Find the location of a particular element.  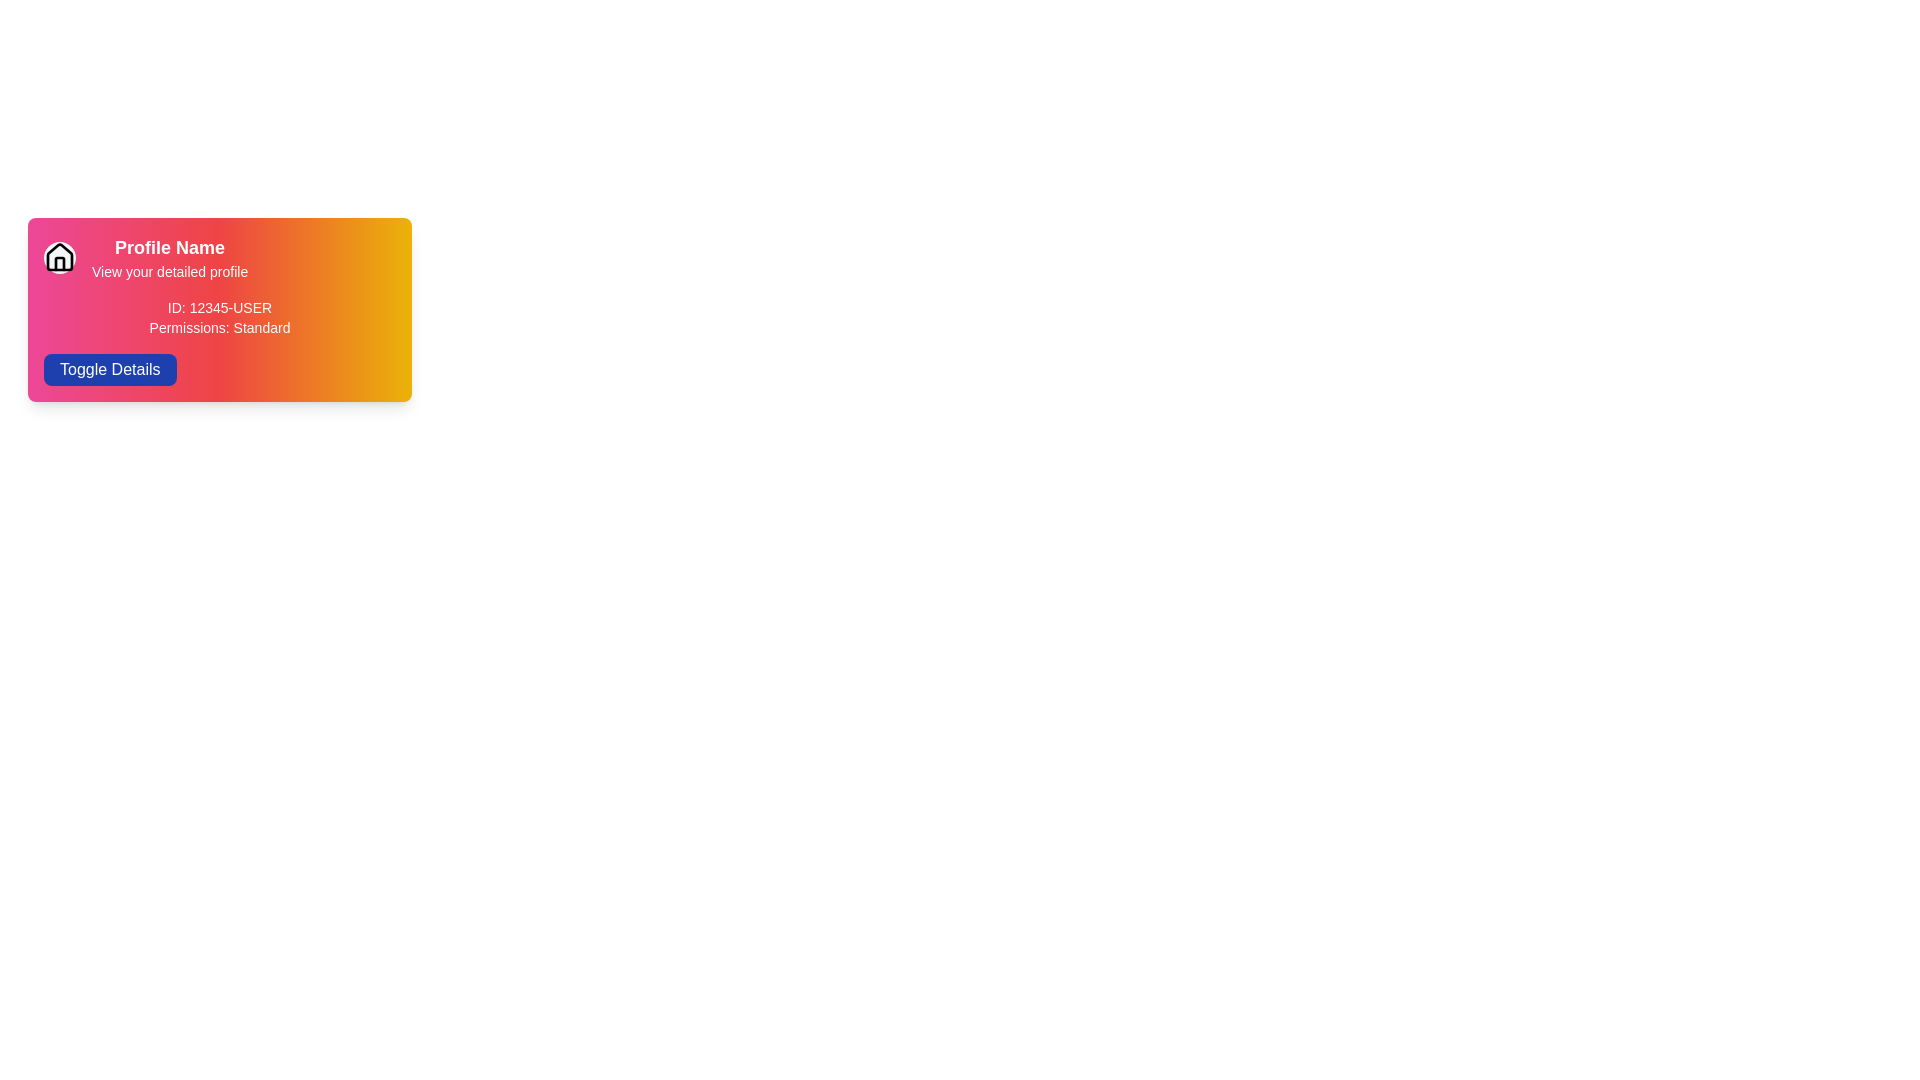

the 'Standard' permissions level text label located at the bottom of the user ID information block is located at coordinates (220, 326).